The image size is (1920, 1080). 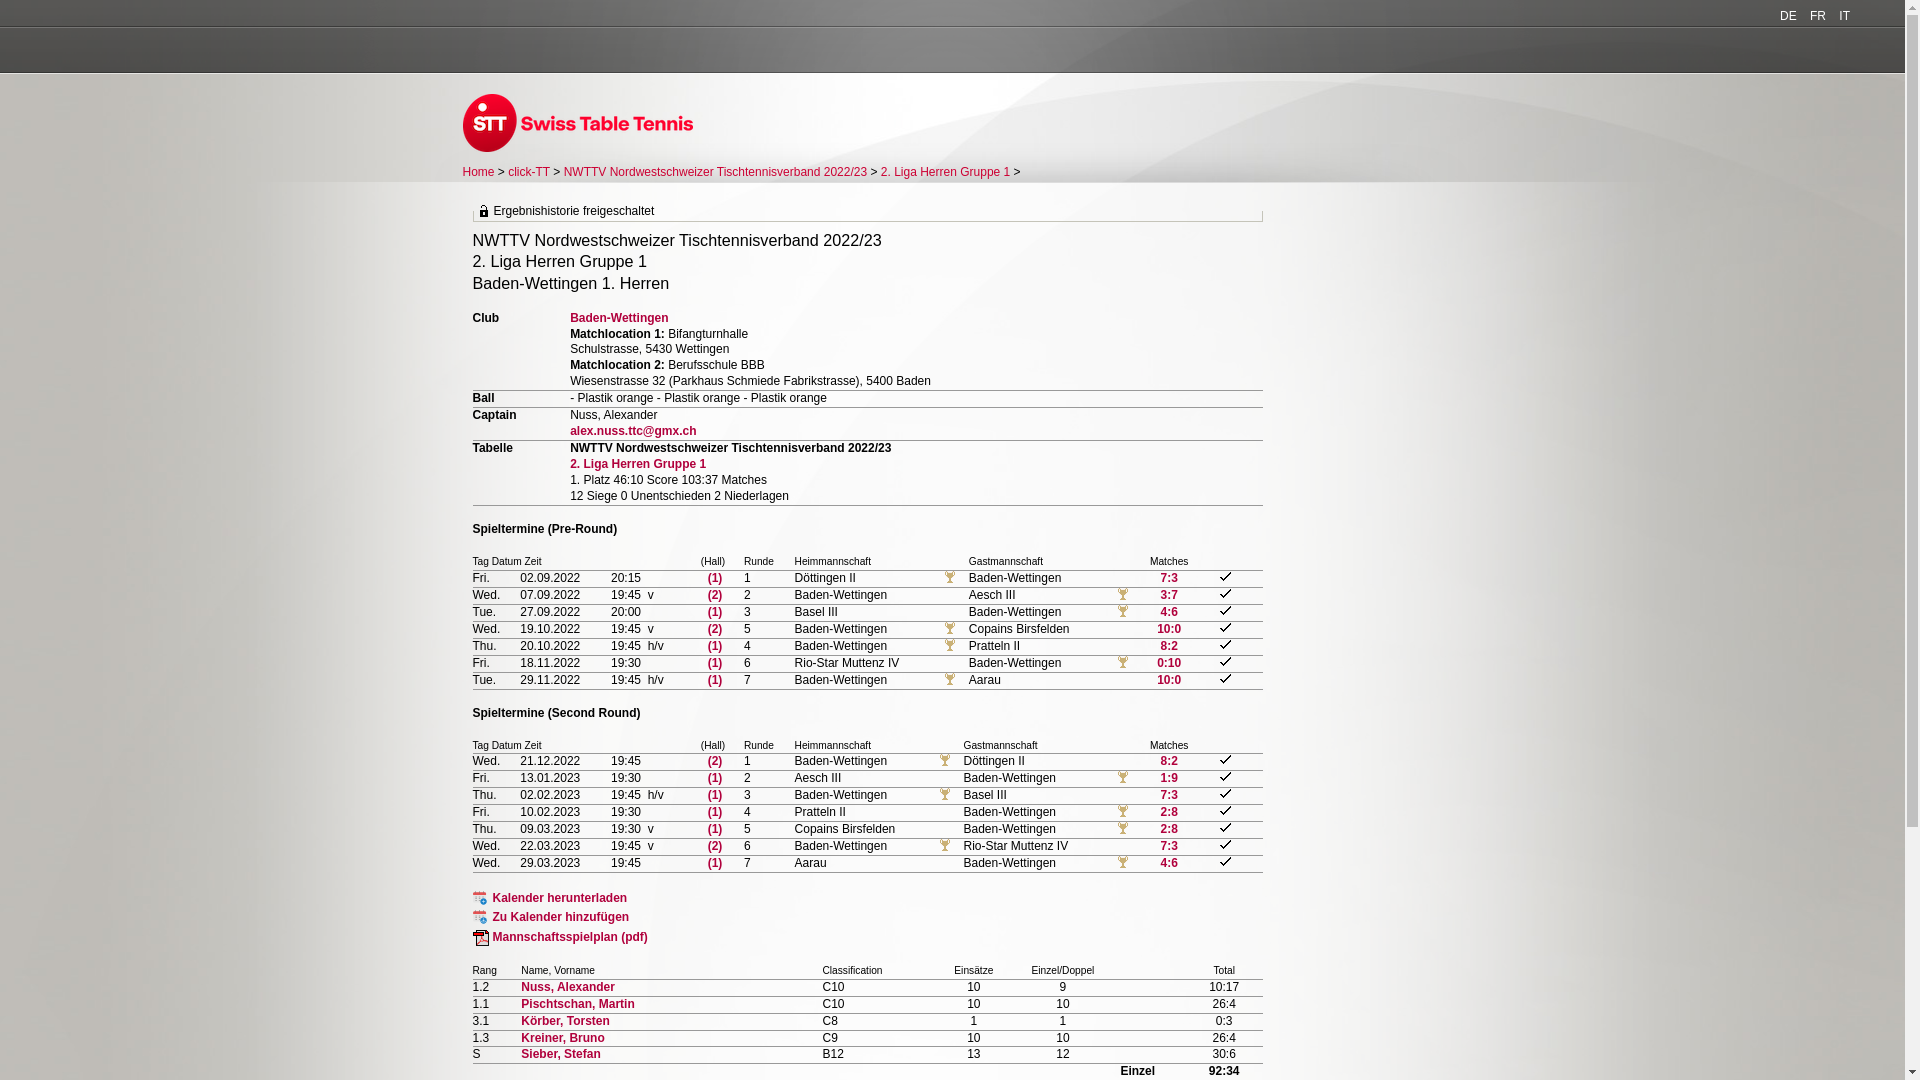 What do you see at coordinates (715, 862) in the screenshot?
I see `'(1)'` at bounding box center [715, 862].